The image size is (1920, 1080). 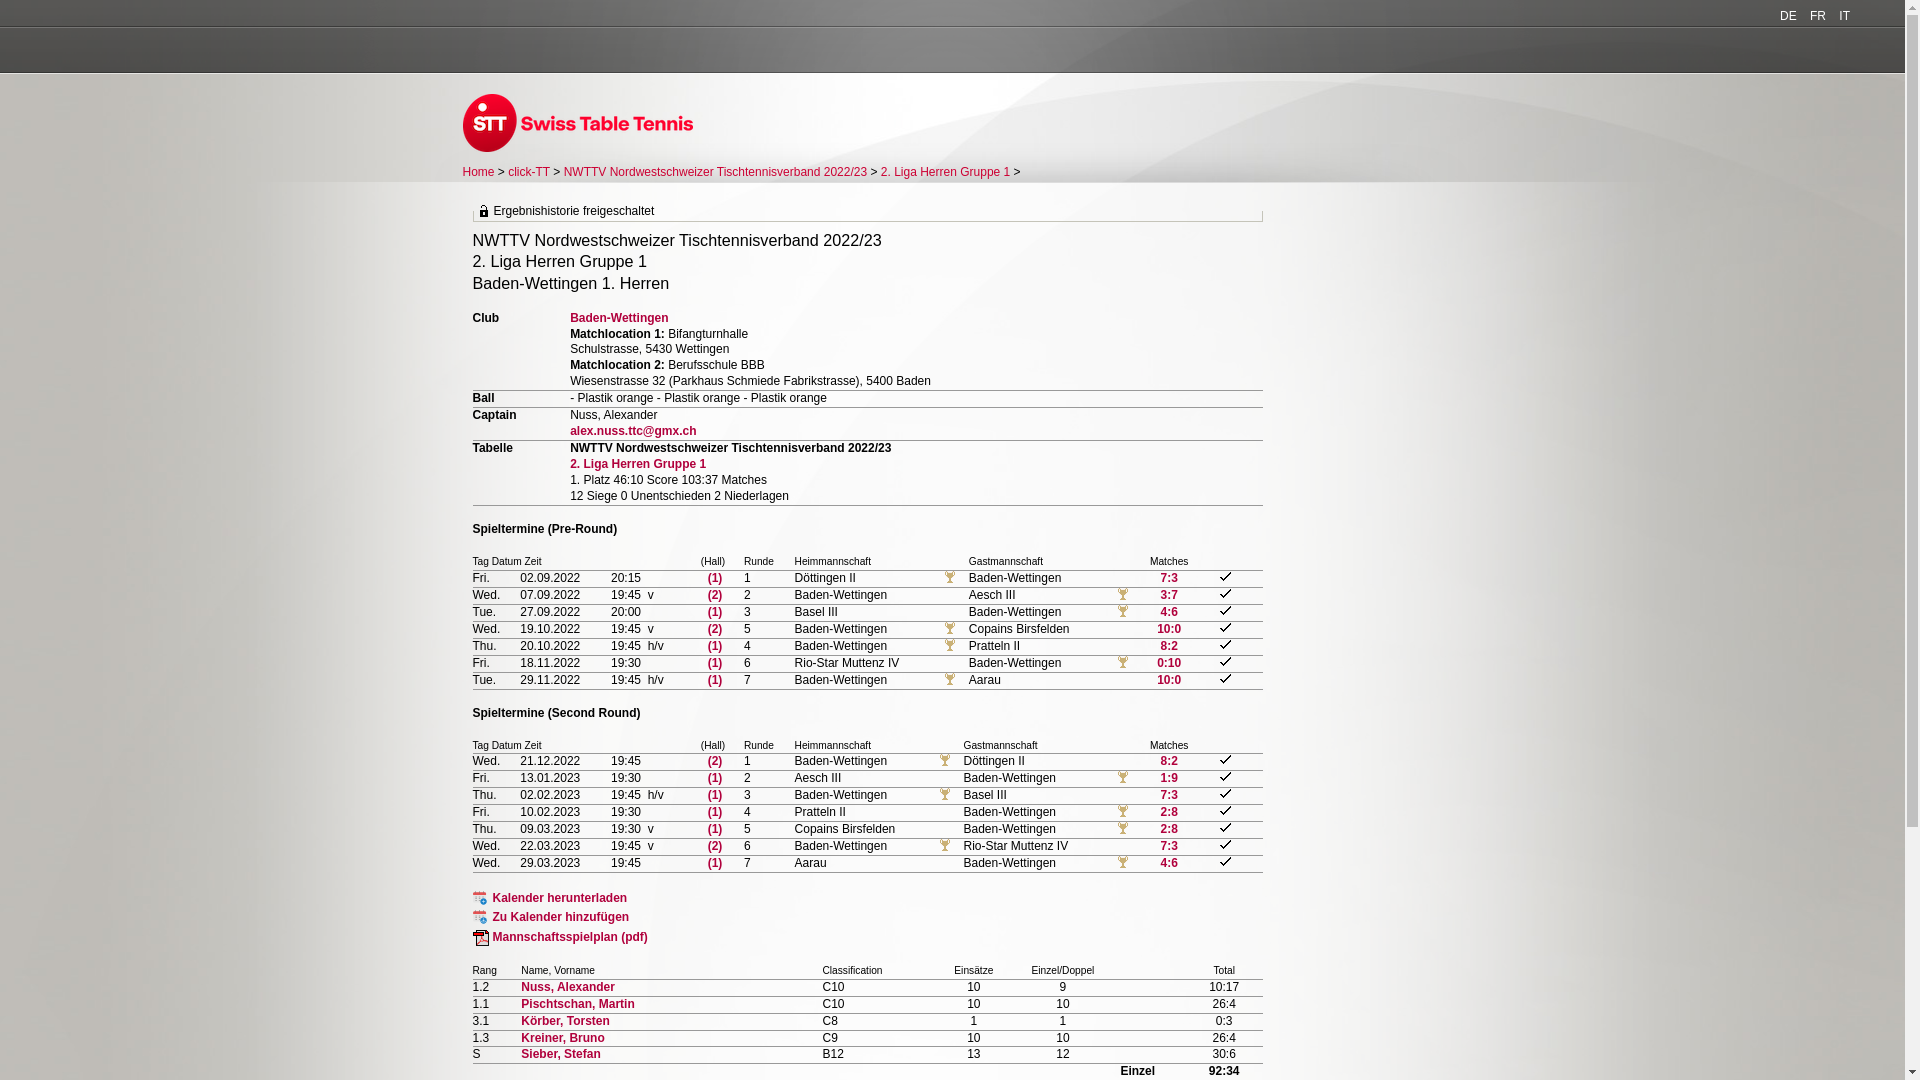 What do you see at coordinates (715, 862) in the screenshot?
I see `'(1)'` at bounding box center [715, 862].